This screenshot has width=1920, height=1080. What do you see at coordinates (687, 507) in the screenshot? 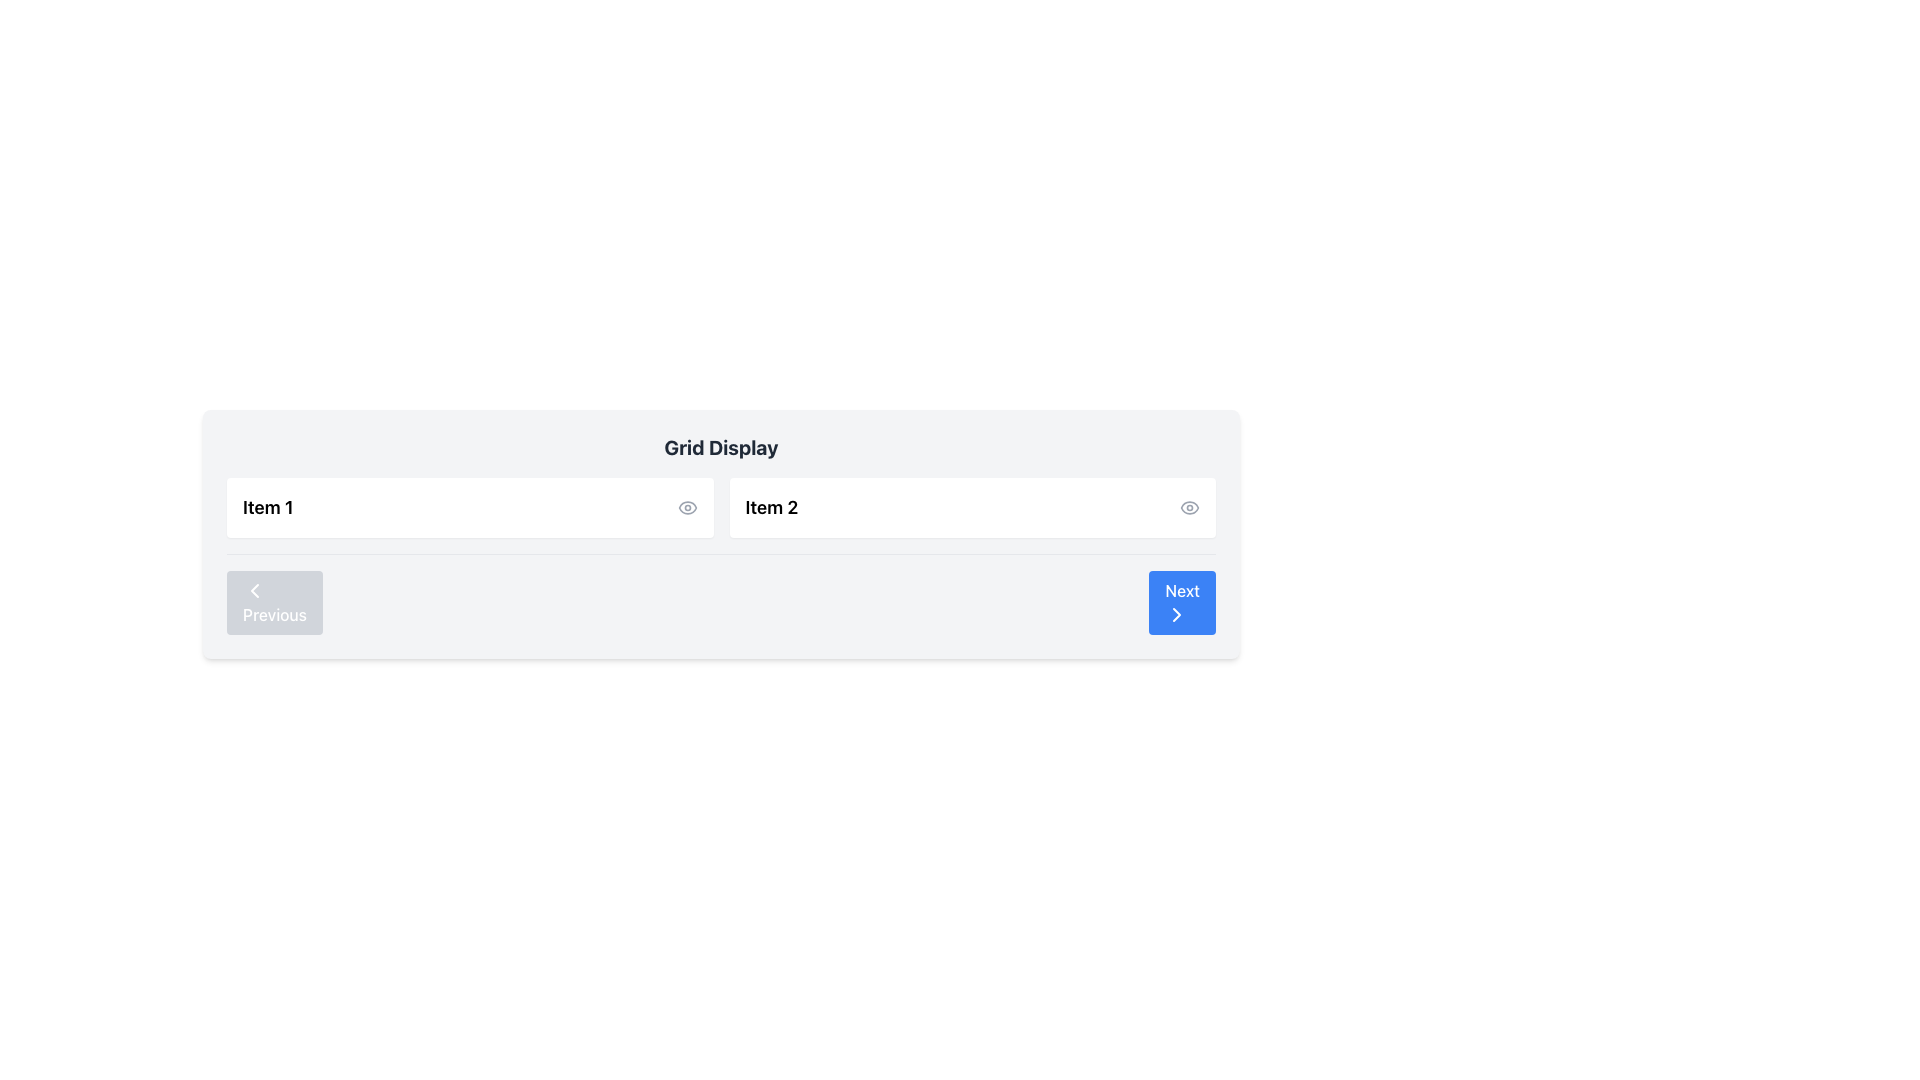
I see `the visibility toggle icon button for 'Item 1' located at the right end of its row` at bounding box center [687, 507].